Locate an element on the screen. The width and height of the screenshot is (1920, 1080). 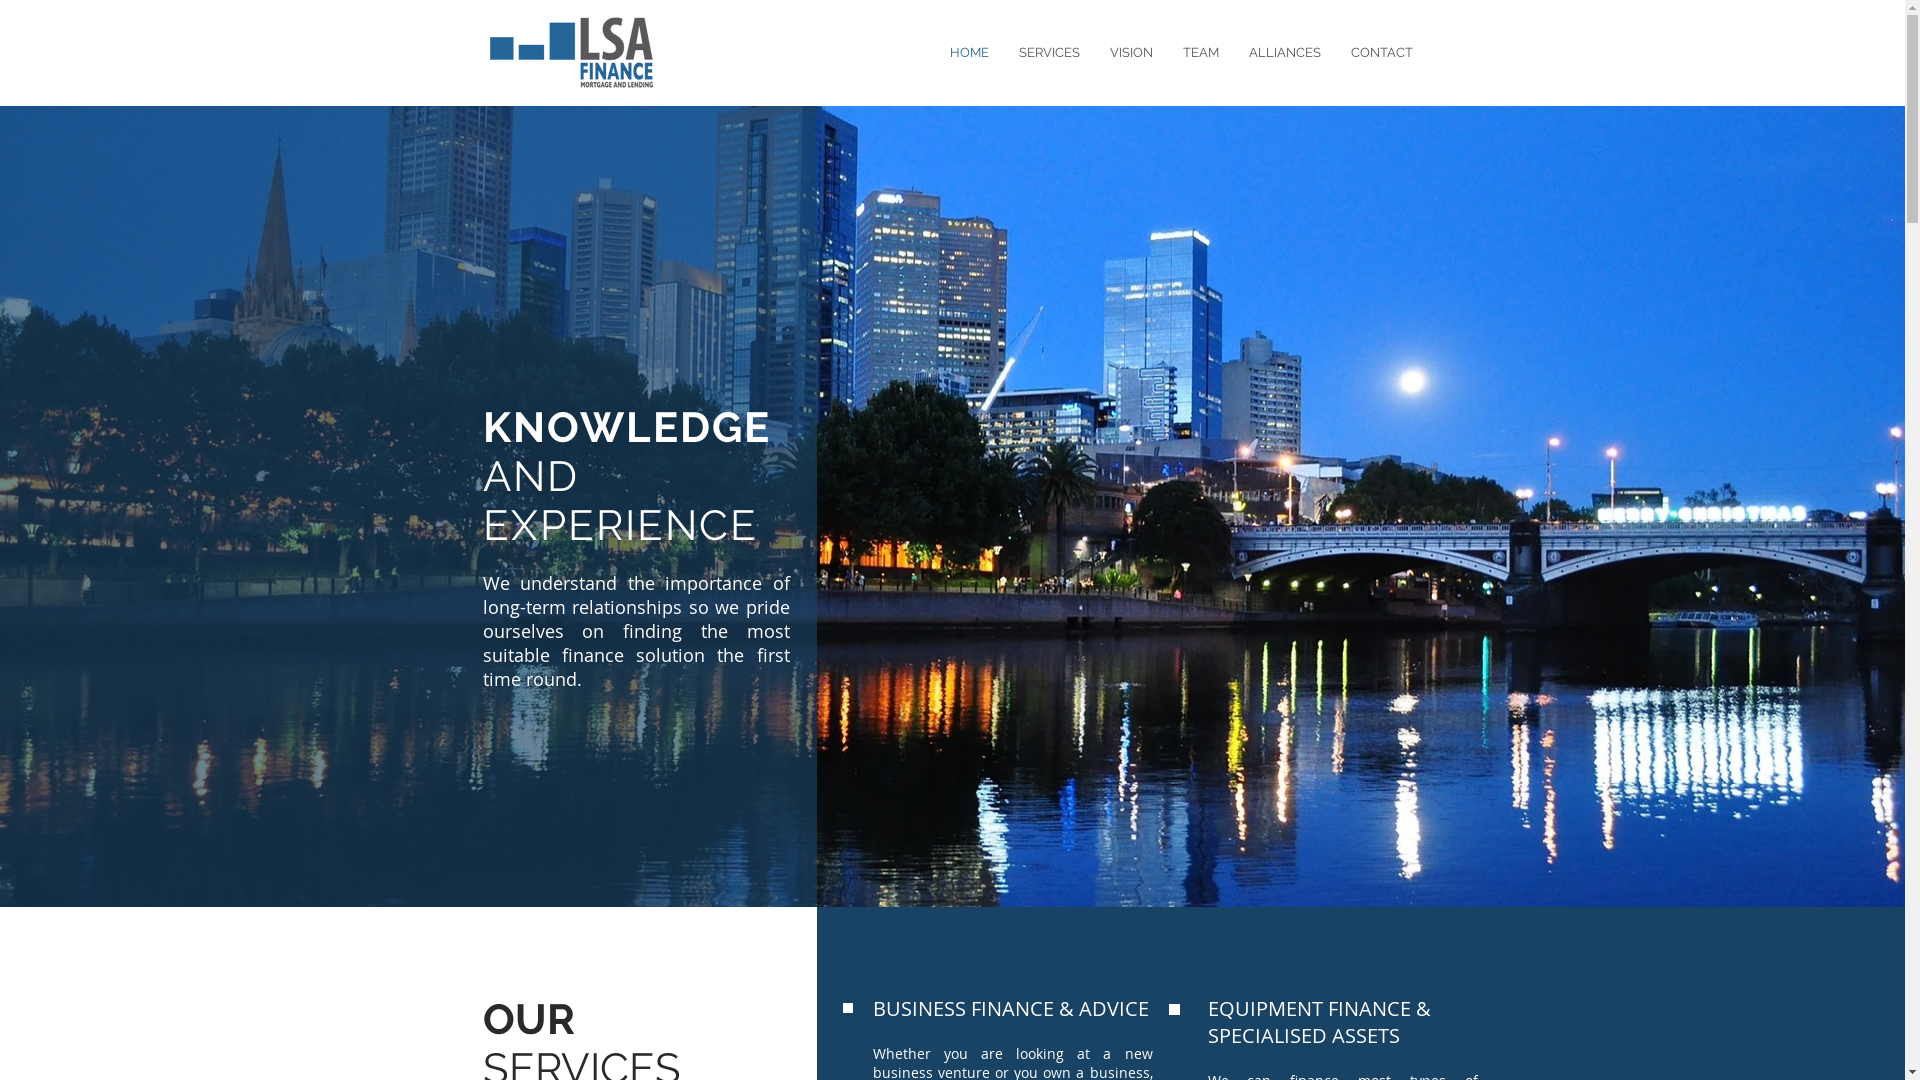
'EQUIPMENT FINANCE & SPECIALISED ASSETS' is located at coordinates (1319, 1022).